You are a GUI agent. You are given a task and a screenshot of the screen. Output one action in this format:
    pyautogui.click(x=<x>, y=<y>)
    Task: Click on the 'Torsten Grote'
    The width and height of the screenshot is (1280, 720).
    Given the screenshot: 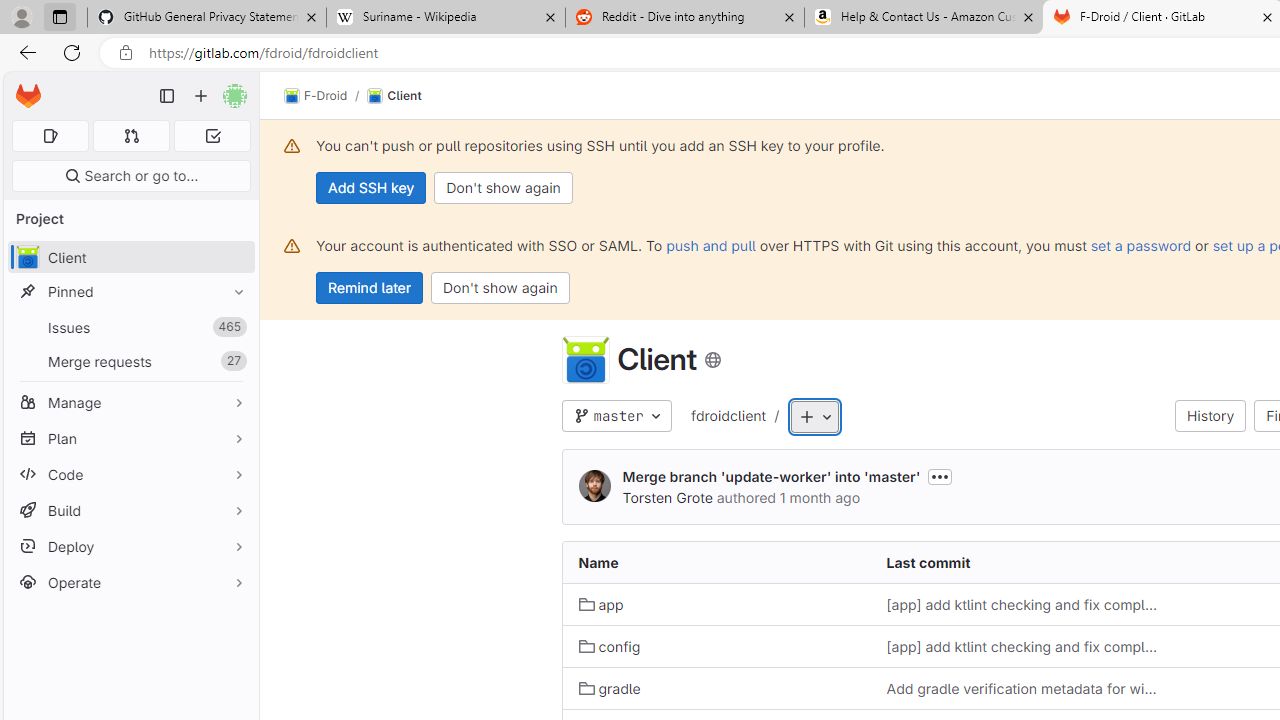 What is the action you would take?
    pyautogui.click(x=667, y=496)
    